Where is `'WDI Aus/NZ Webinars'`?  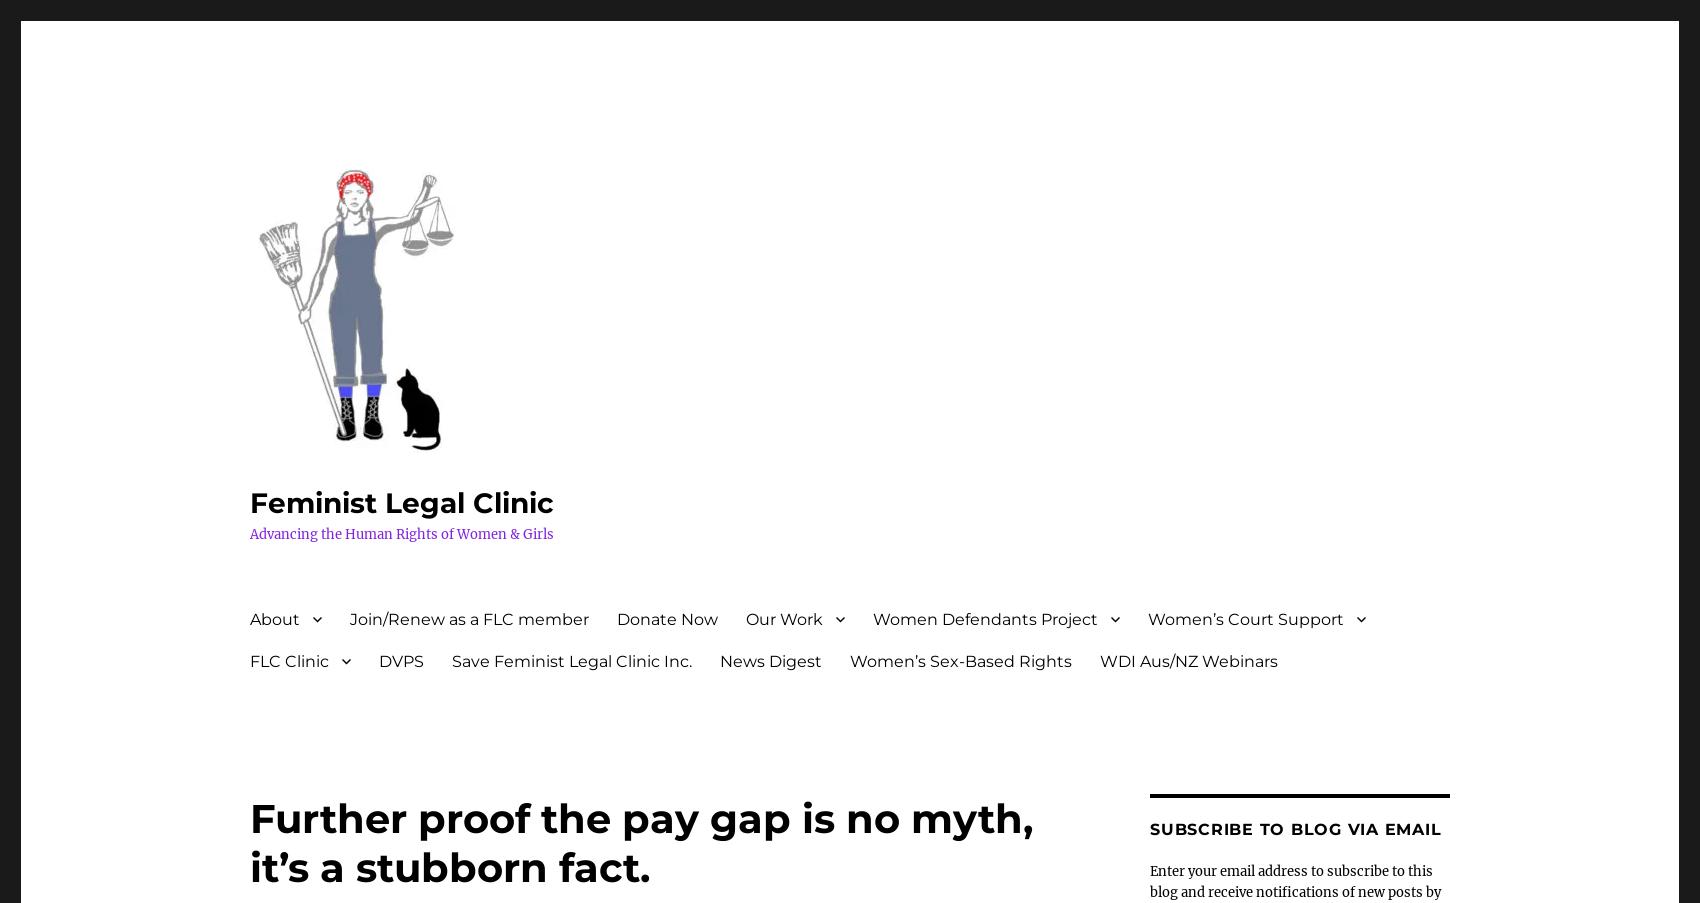 'WDI Aus/NZ Webinars' is located at coordinates (1187, 659).